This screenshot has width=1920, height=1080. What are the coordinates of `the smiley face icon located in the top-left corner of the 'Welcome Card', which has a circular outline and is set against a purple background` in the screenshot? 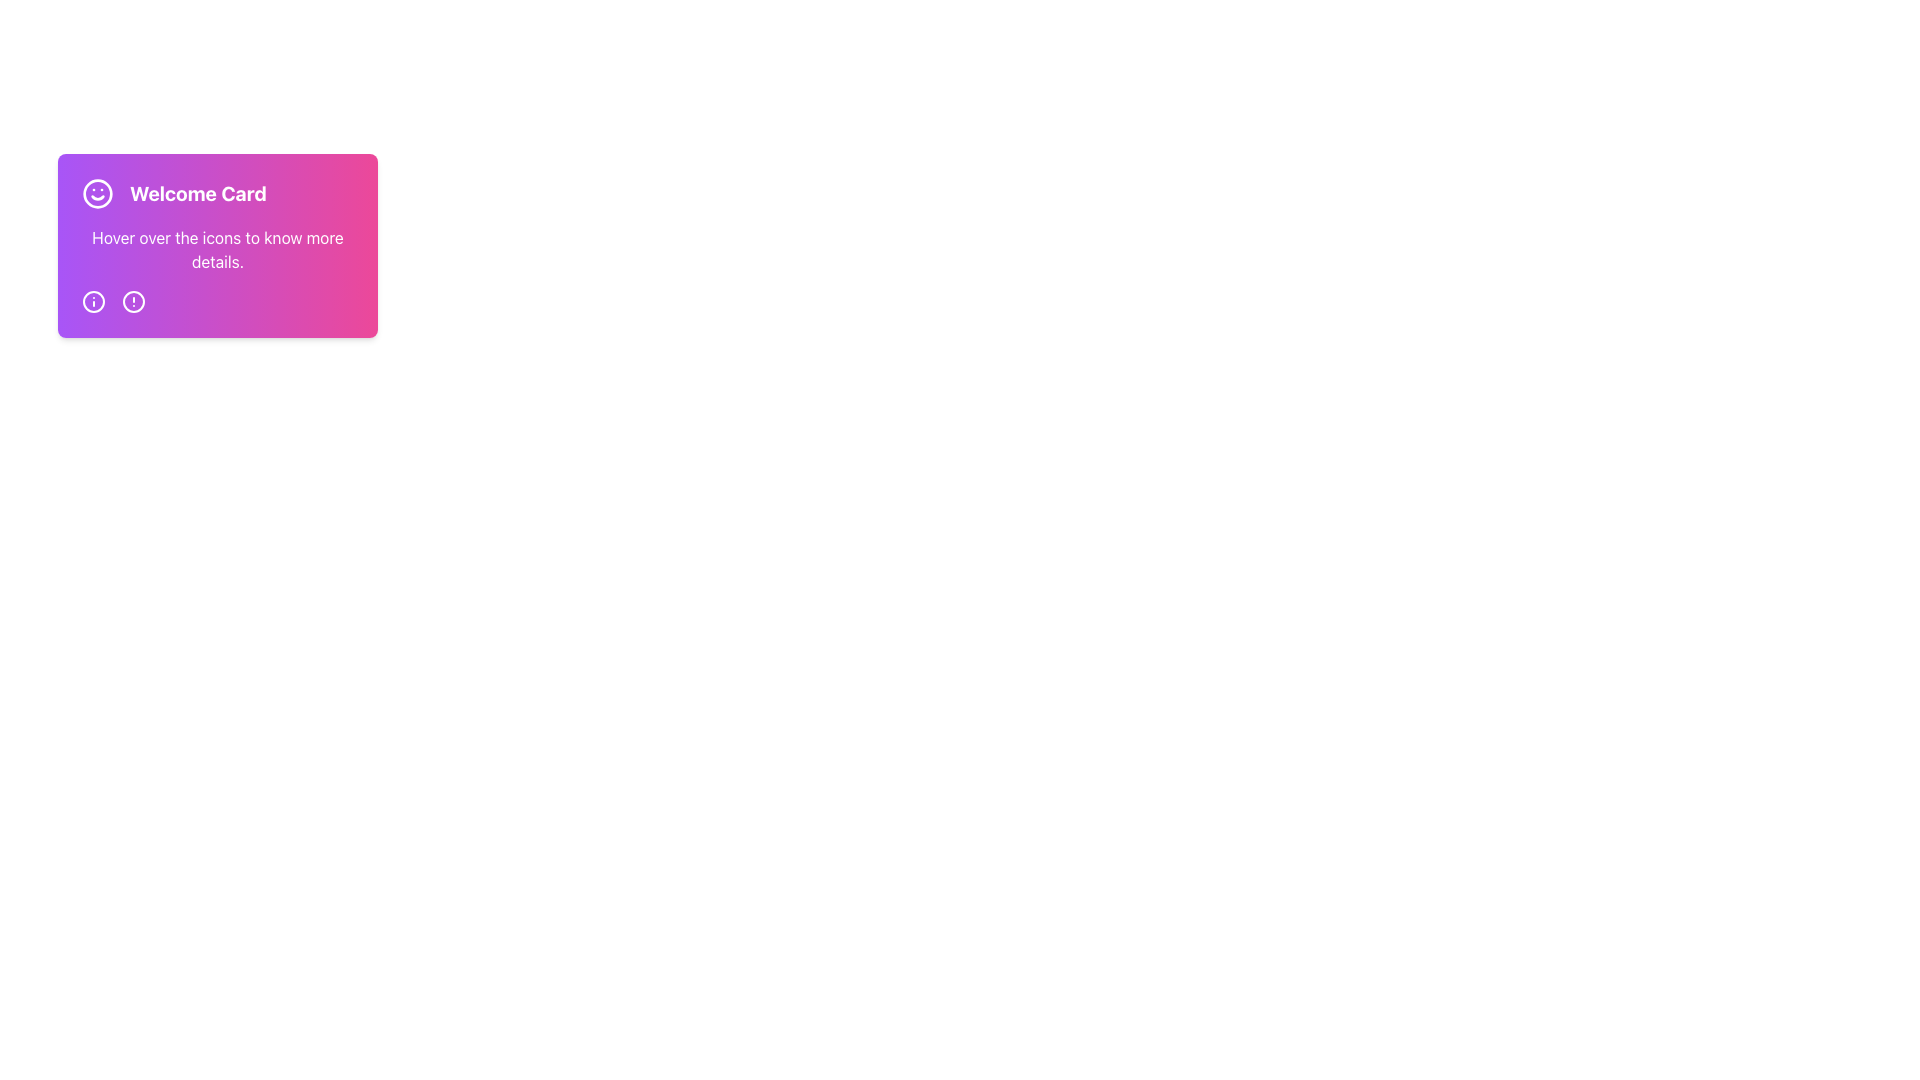 It's located at (96, 193).